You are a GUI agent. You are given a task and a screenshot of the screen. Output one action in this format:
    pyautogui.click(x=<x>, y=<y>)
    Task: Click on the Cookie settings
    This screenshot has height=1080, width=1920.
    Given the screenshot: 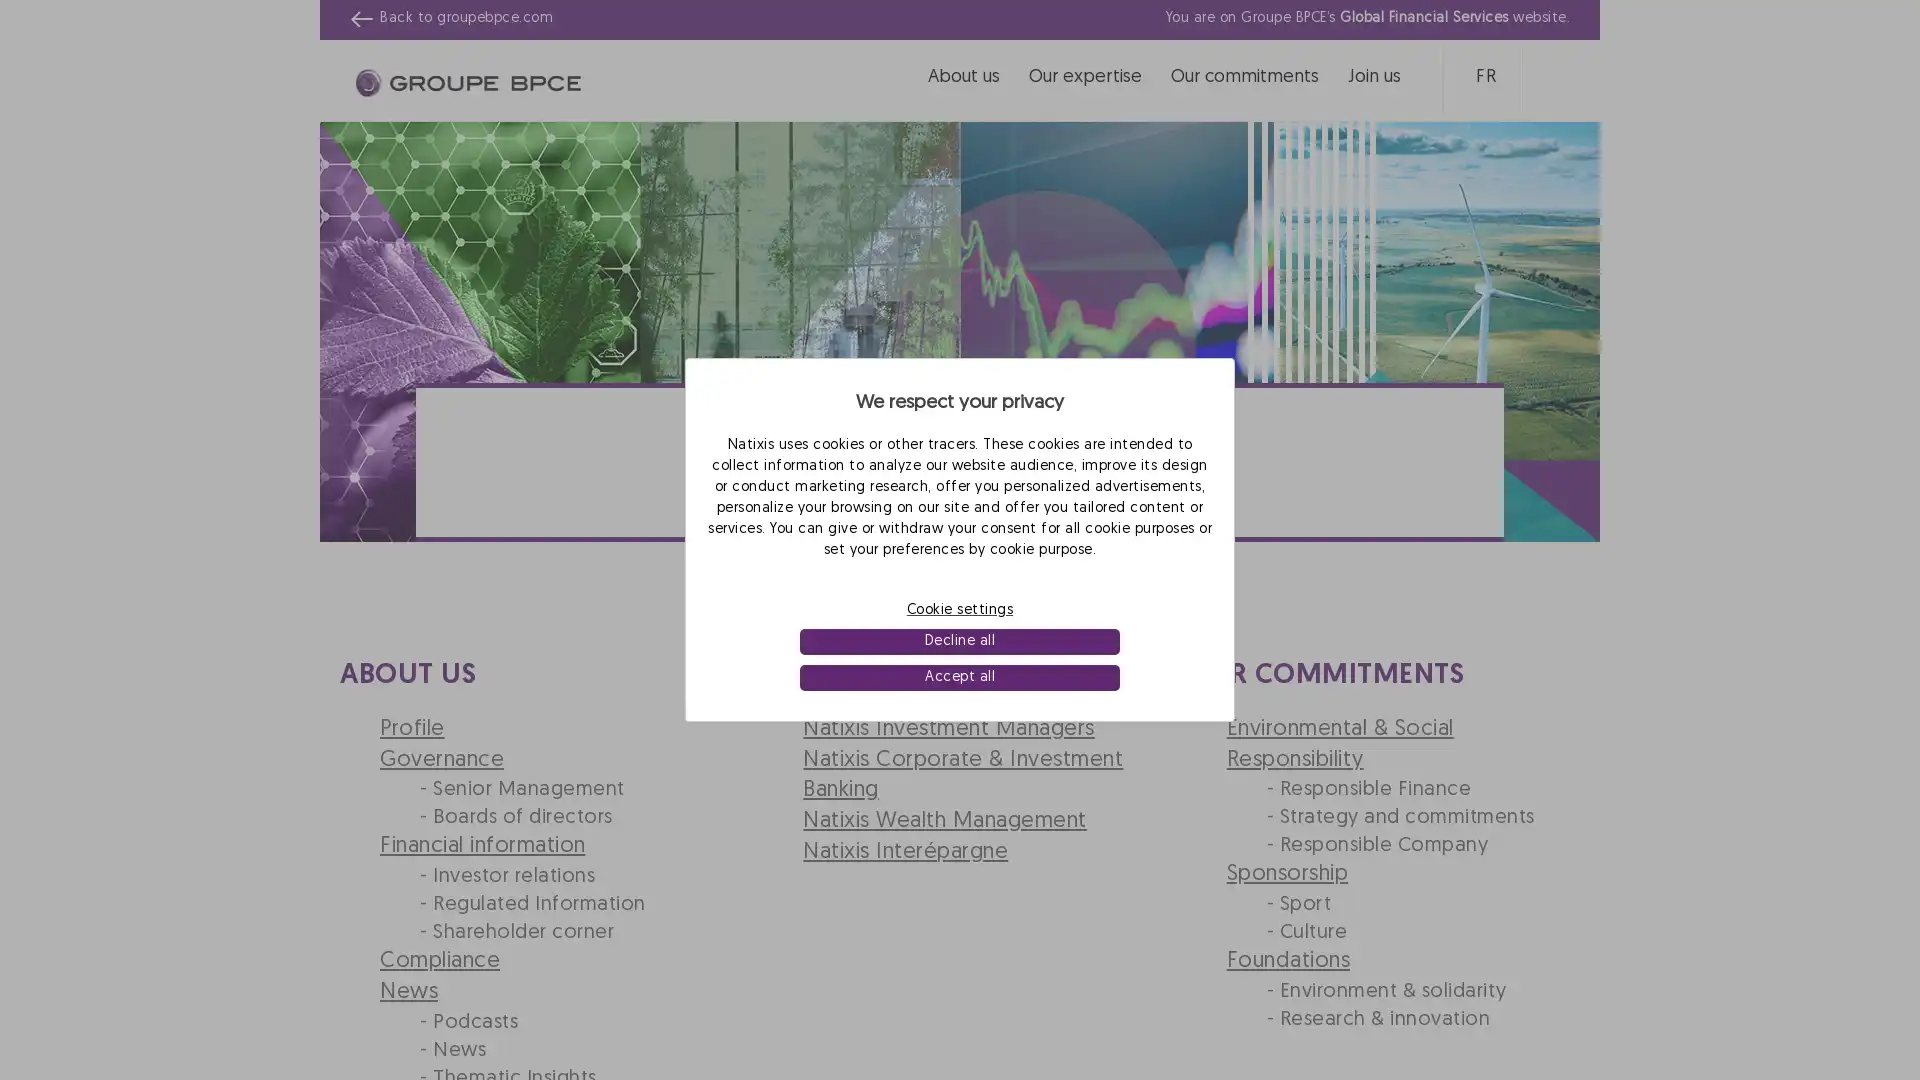 What is the action you would take?
    pyautogui.click(x=960, y=608)
    